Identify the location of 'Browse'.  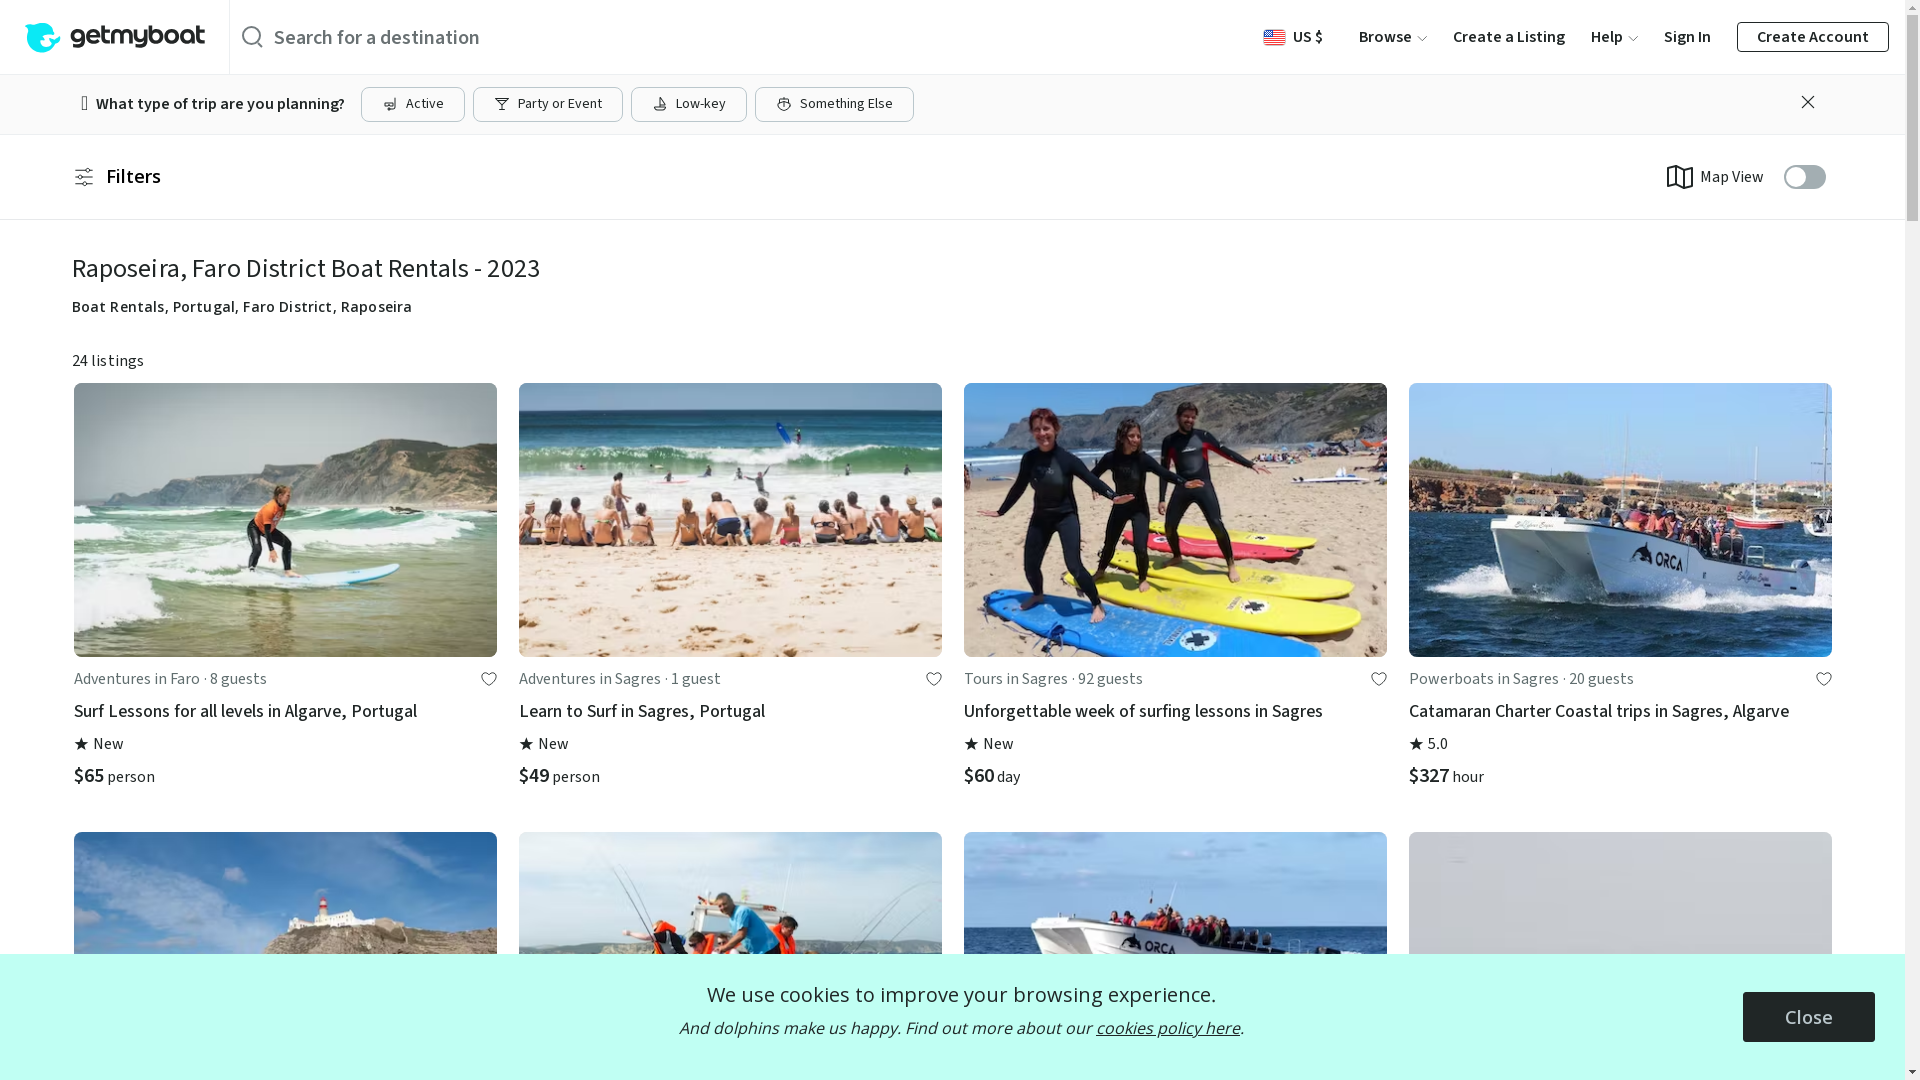
(1358, 37).